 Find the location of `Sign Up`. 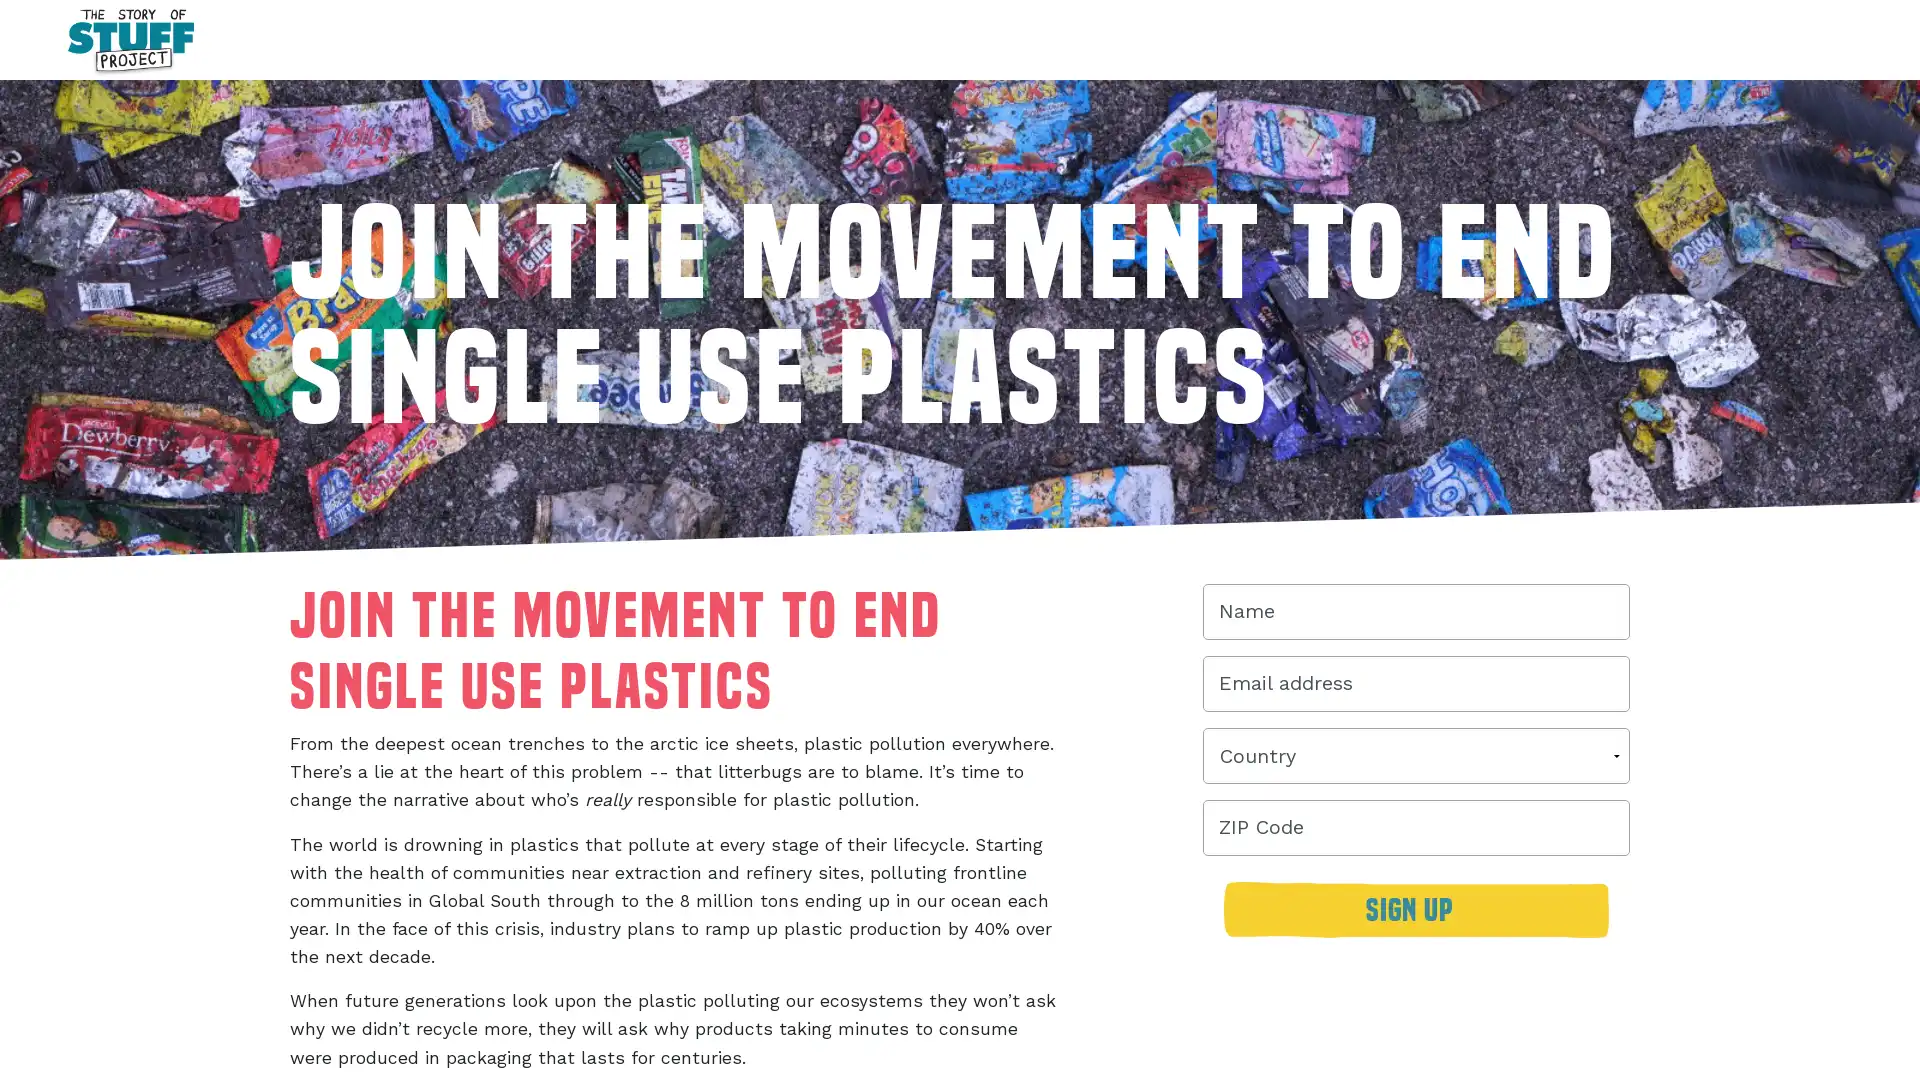

Sign Up is located at coordinates (1415, 920).